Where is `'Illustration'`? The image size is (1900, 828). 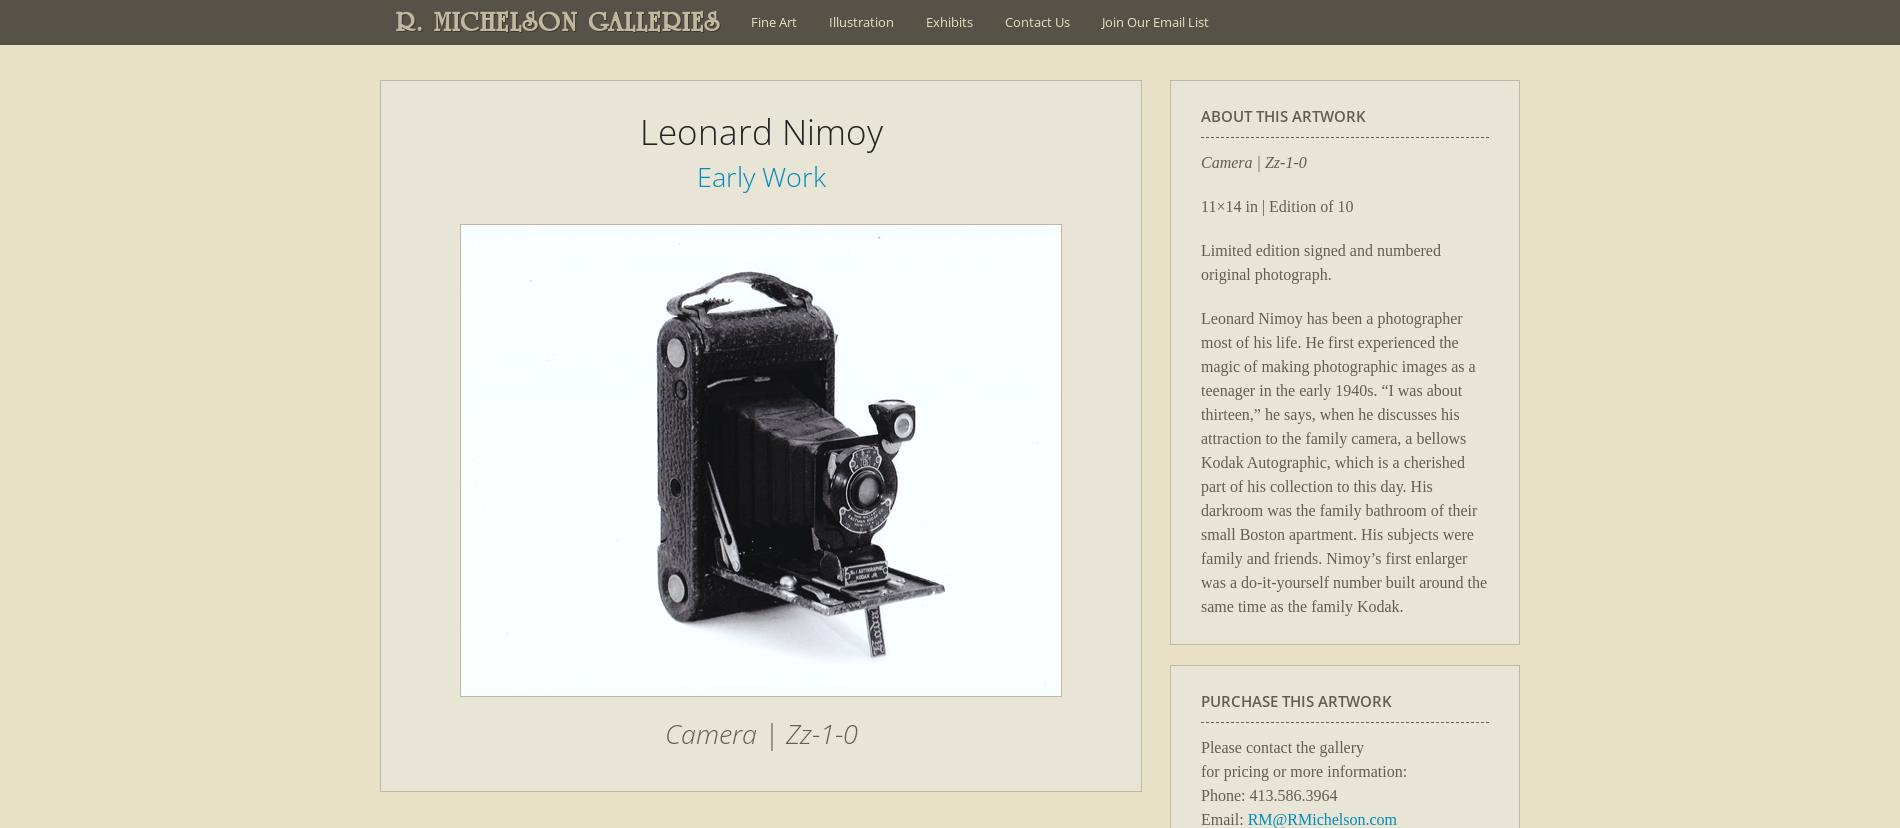
'Illustration' is located at coordinates (859, 22).